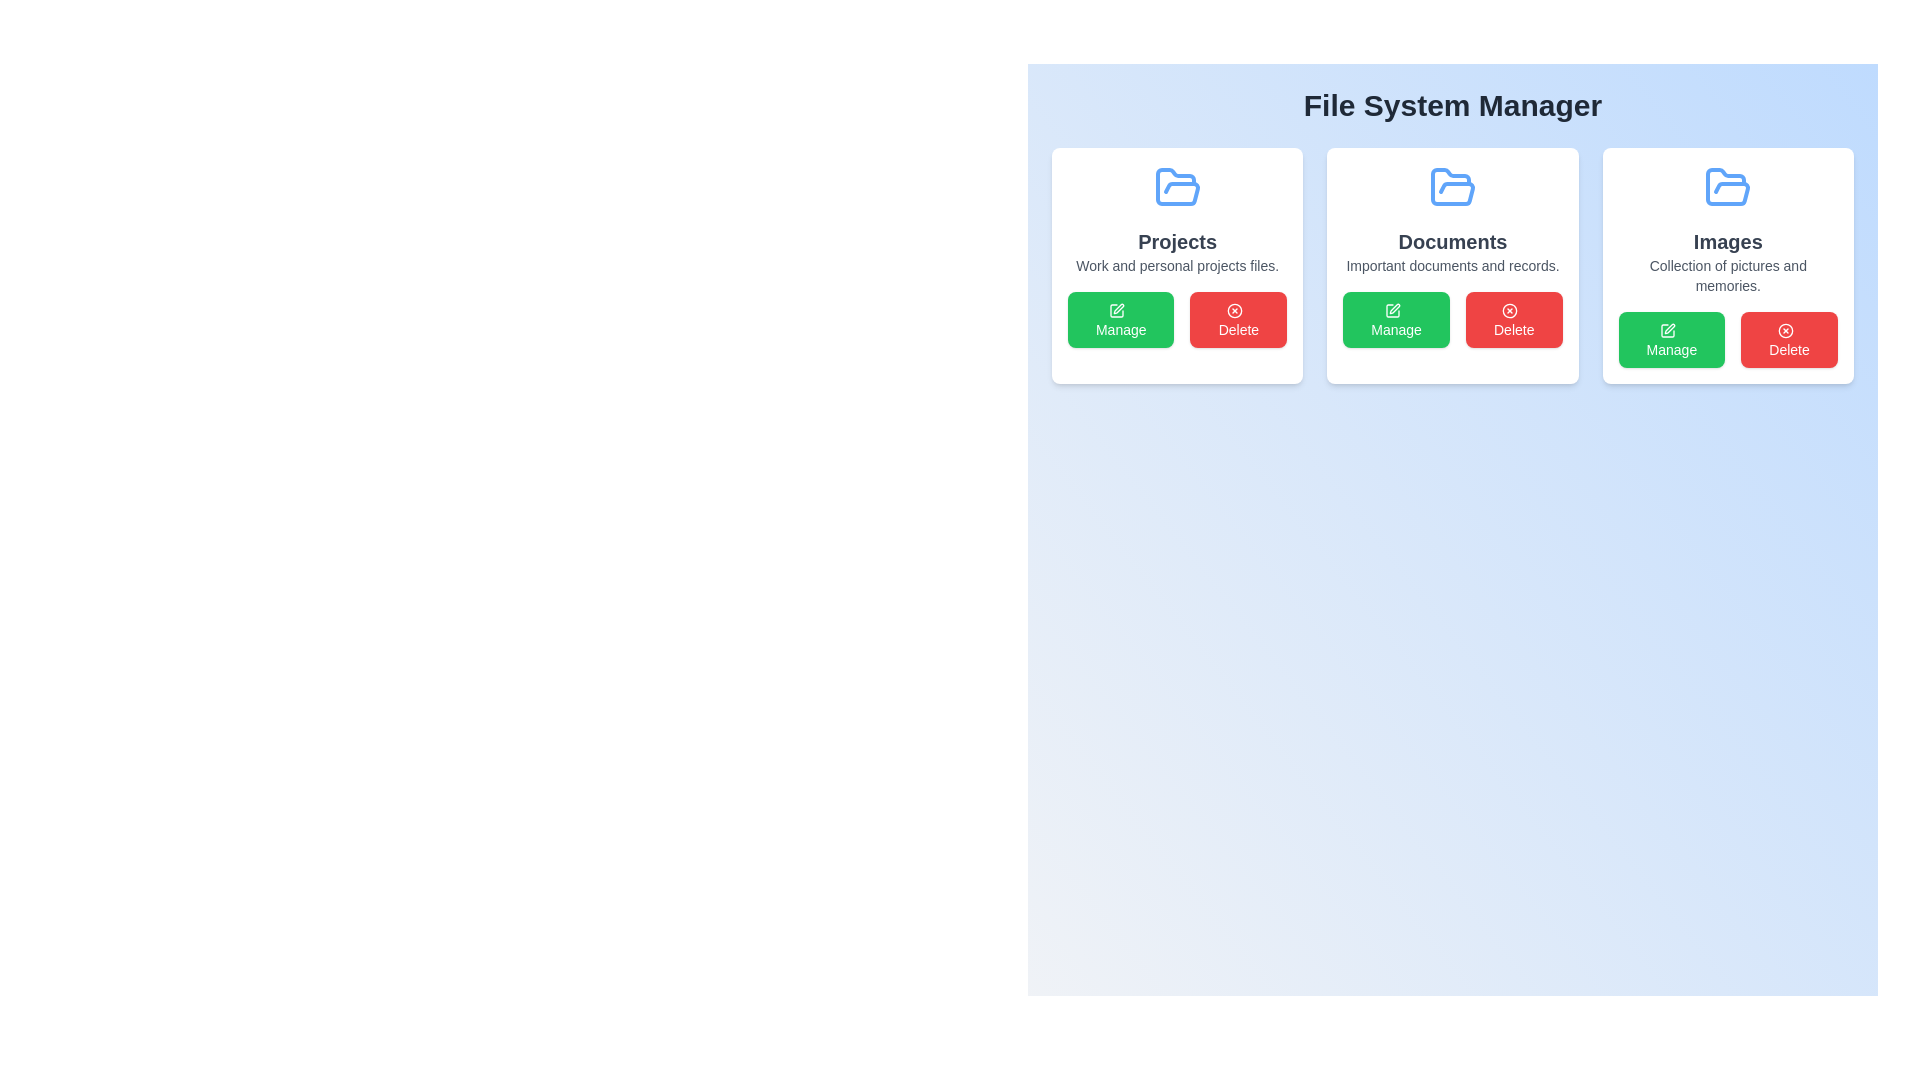 Image resolution: width=1920 pixels, height=1080 pixels. Describe the element at coordinates (1237, 319) in the screenshot. I see `the delete button located to the right of the green 'Manage' button in the button group below the 'Projects' card section` at that location.